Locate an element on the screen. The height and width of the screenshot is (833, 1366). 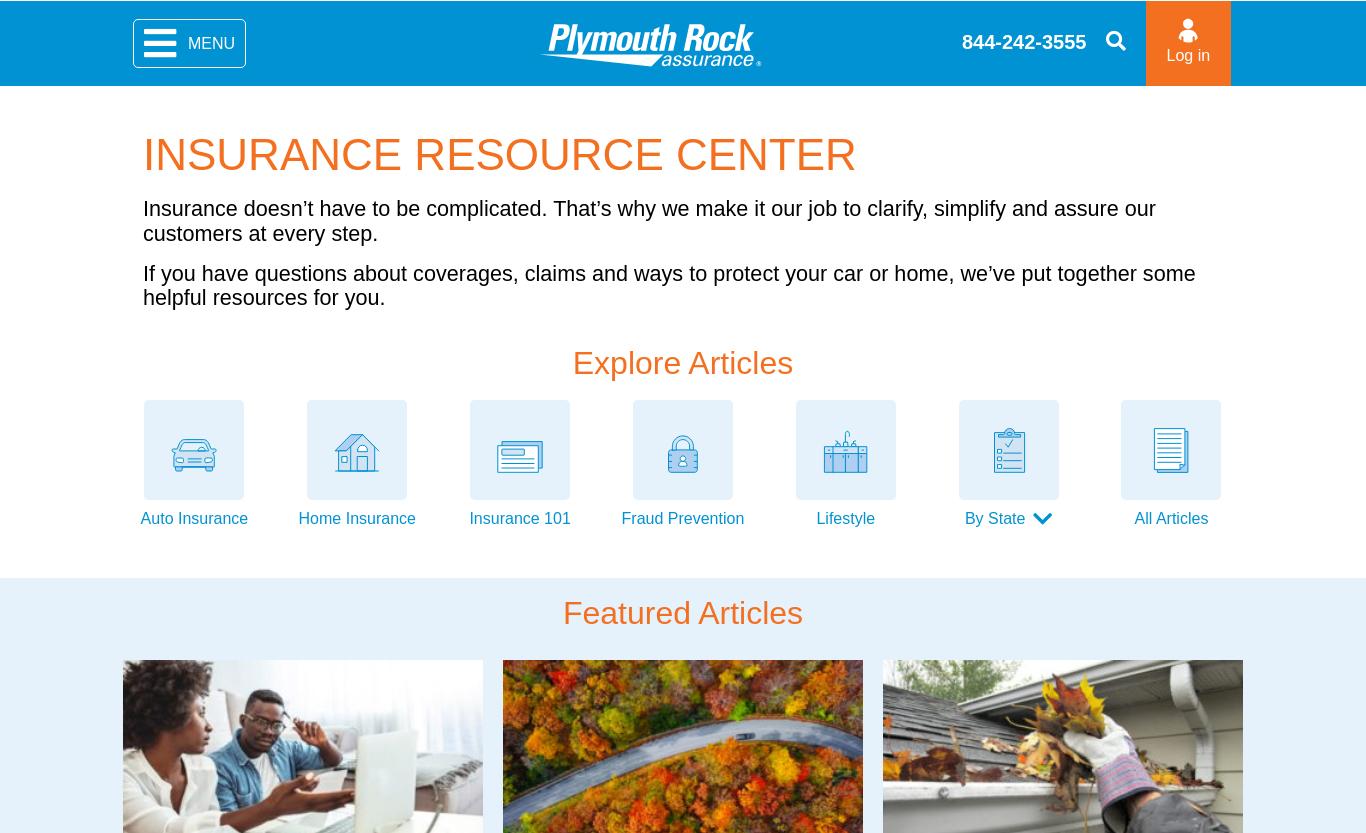
'Auto Insurance' is located at coordinates (192, 517).